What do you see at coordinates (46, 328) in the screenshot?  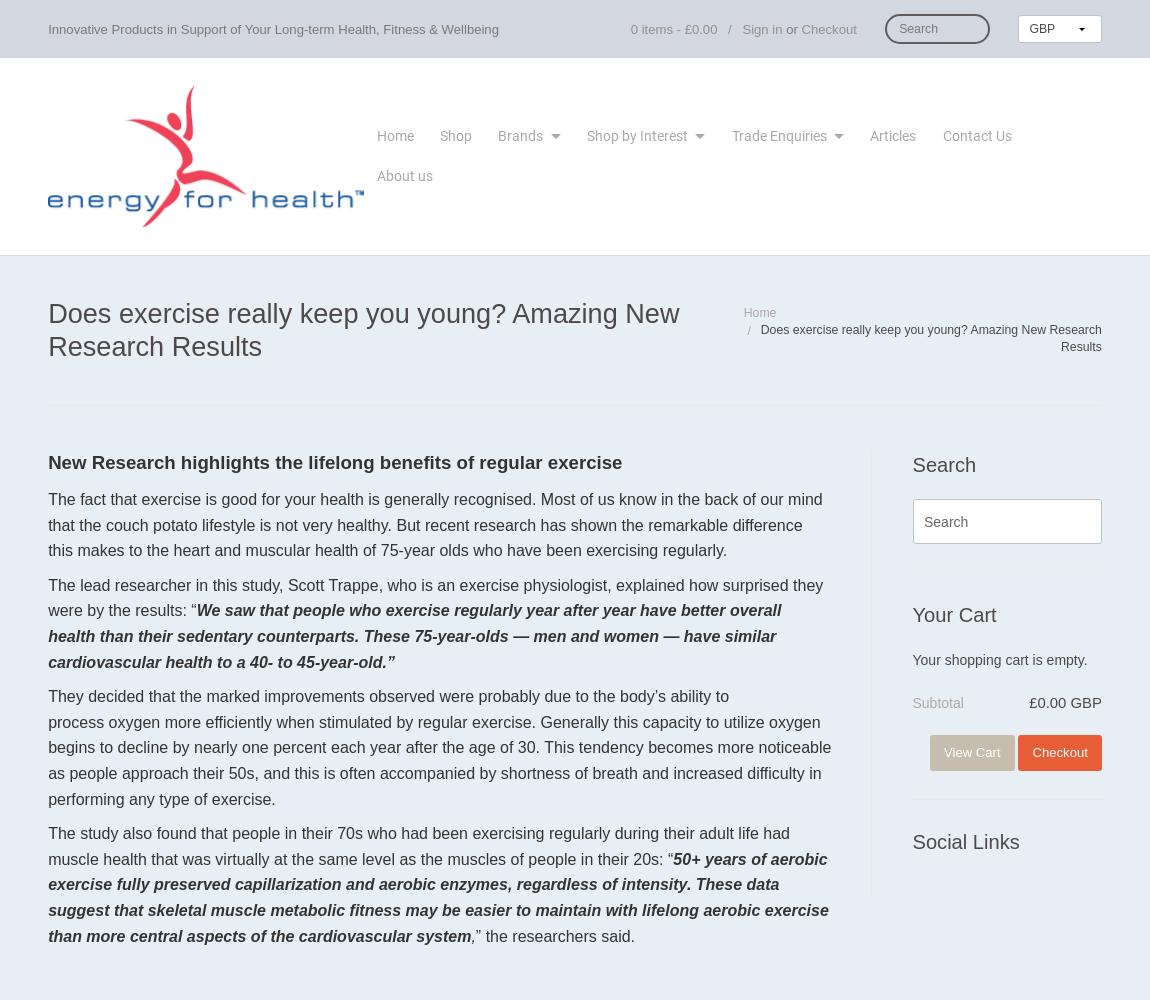 I see `'Does exercise really keep you young? Amazing New Research Results'` at bounding box center [46, 328].